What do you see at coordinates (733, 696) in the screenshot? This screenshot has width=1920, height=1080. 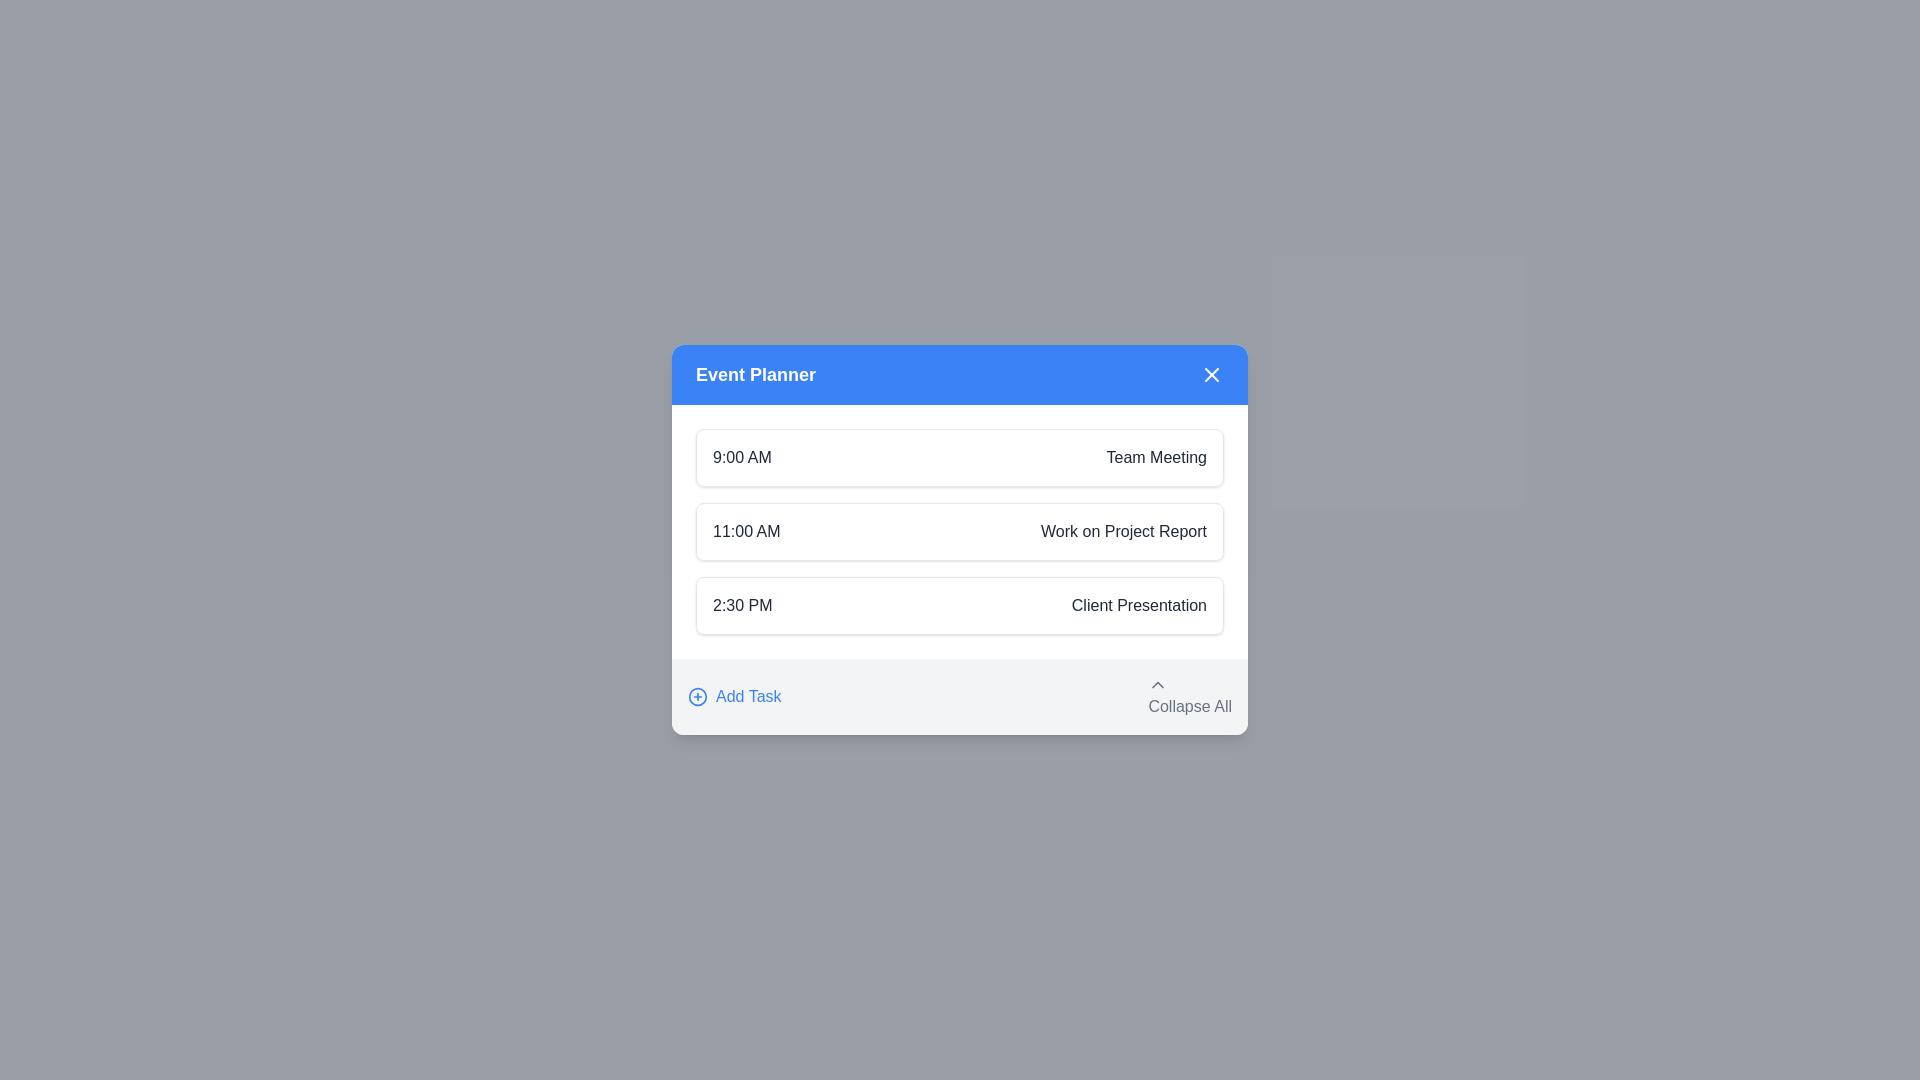 I see `the 'Add Task' button to initiate adding a new task` at bounding box center [733, 696].